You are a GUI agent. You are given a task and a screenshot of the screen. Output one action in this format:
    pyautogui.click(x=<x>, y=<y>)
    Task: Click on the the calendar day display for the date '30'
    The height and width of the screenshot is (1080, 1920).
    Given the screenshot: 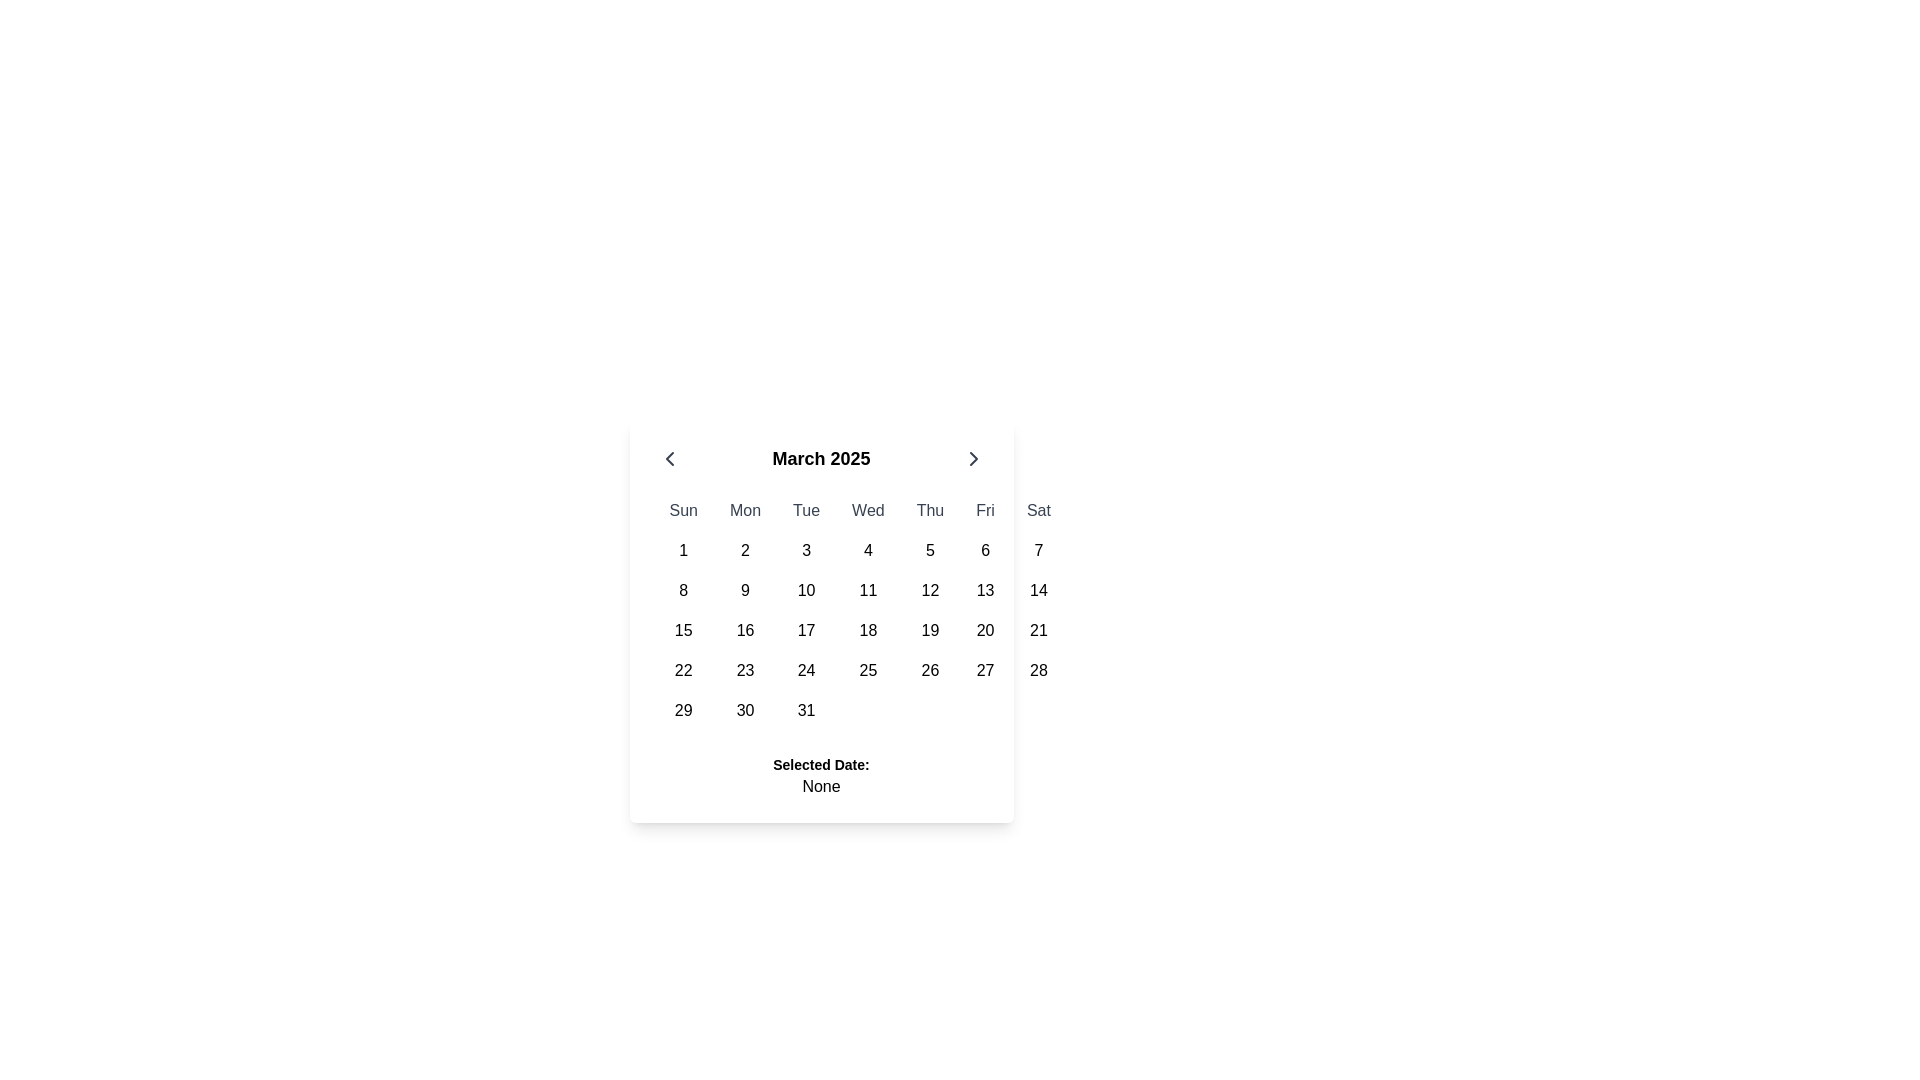 What is the action you would take?
    pyautogui.click(x=744, y=709)
    